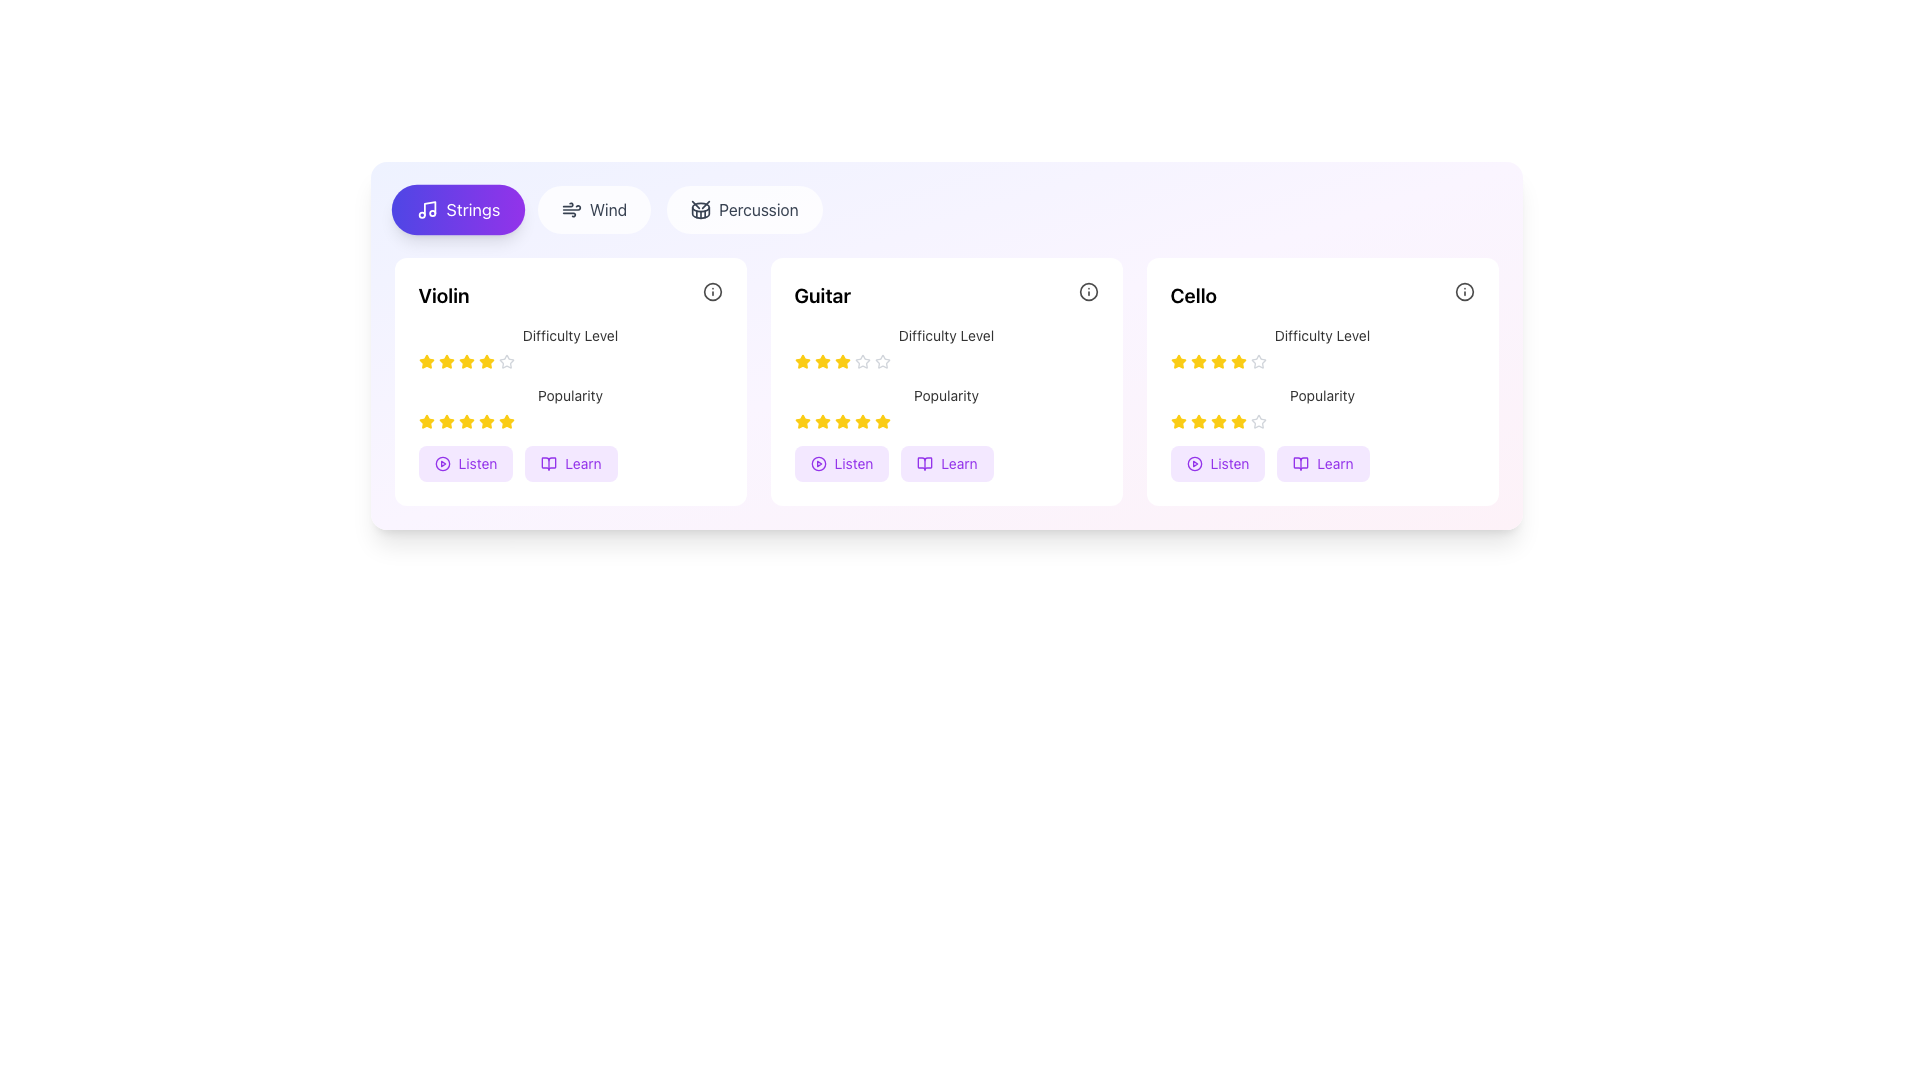 This screenshot has height=1080, width=1920. I want to click on the second button in the horizontal group at the bottom of the card for the 'Guitar' item to observe the hover effects, so click(945, 463).